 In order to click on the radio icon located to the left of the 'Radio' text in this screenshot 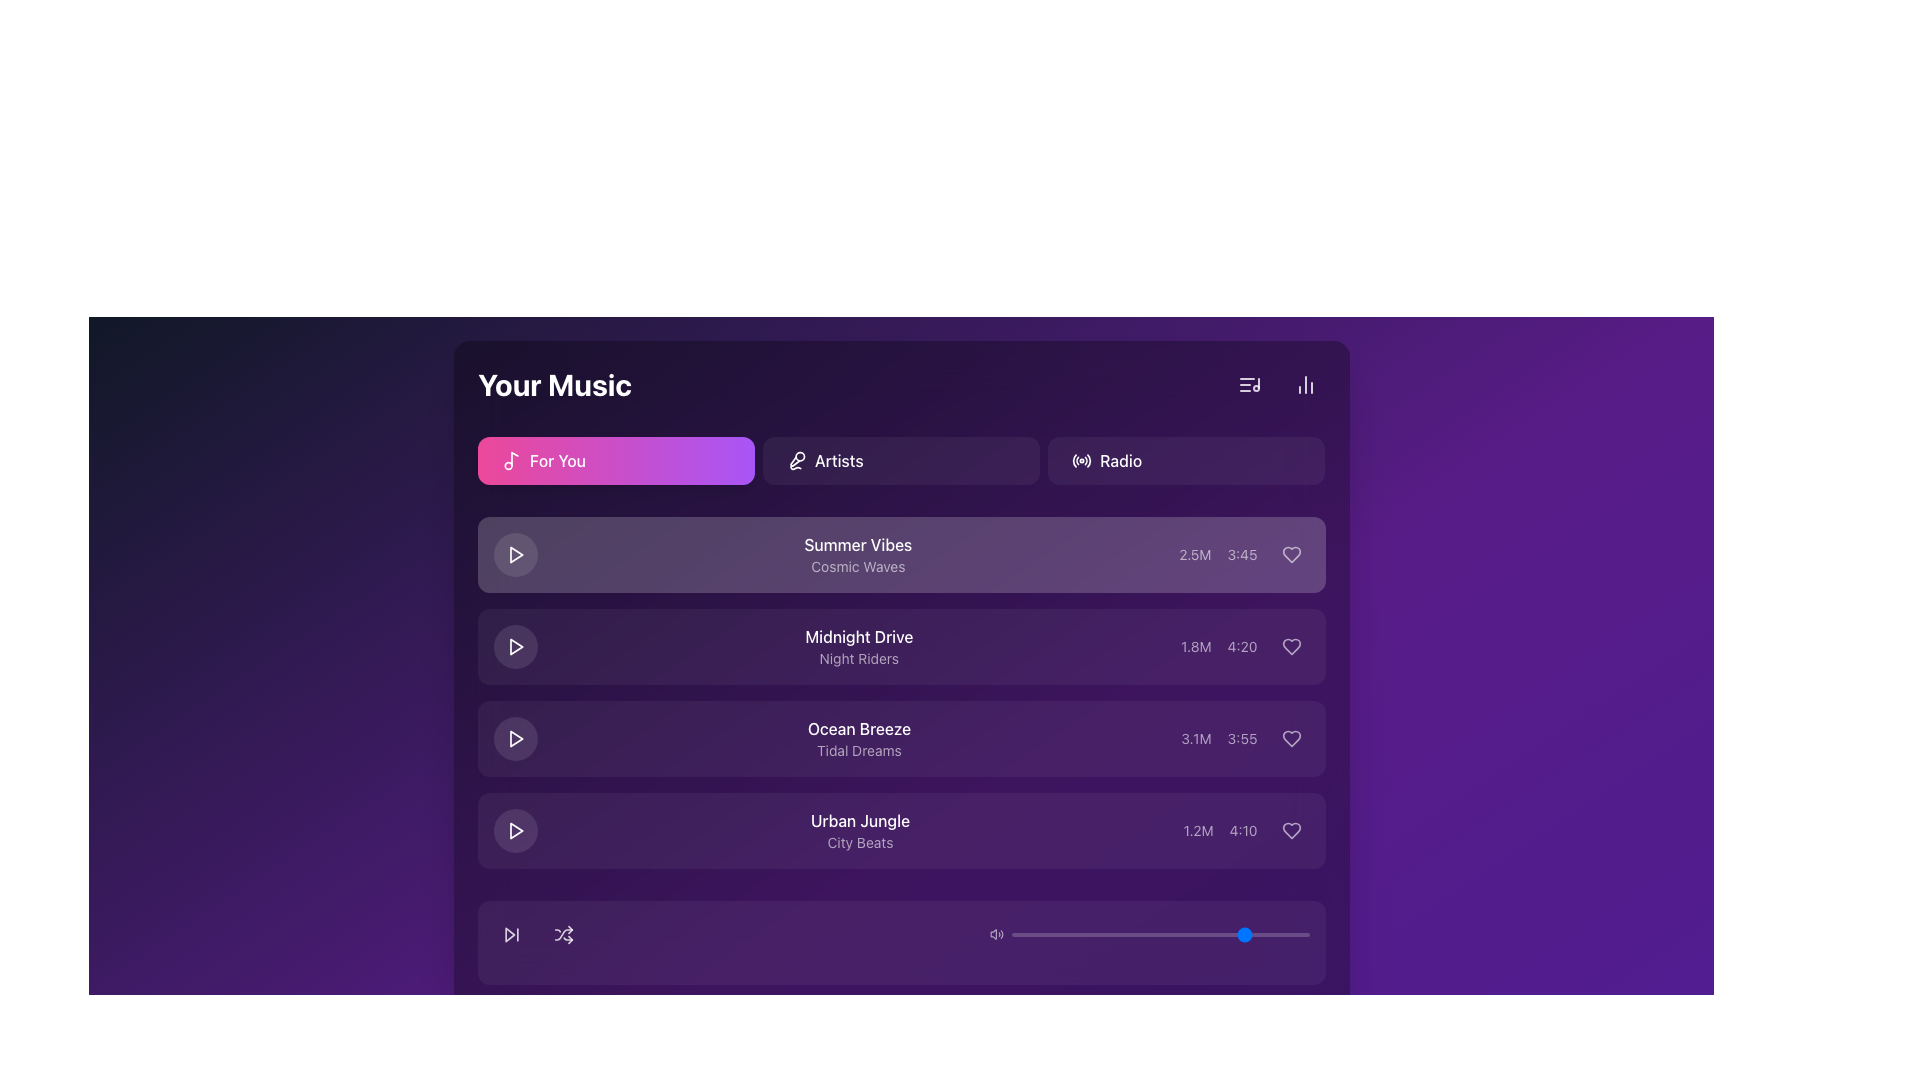, I will do `click(1081, 461)`.